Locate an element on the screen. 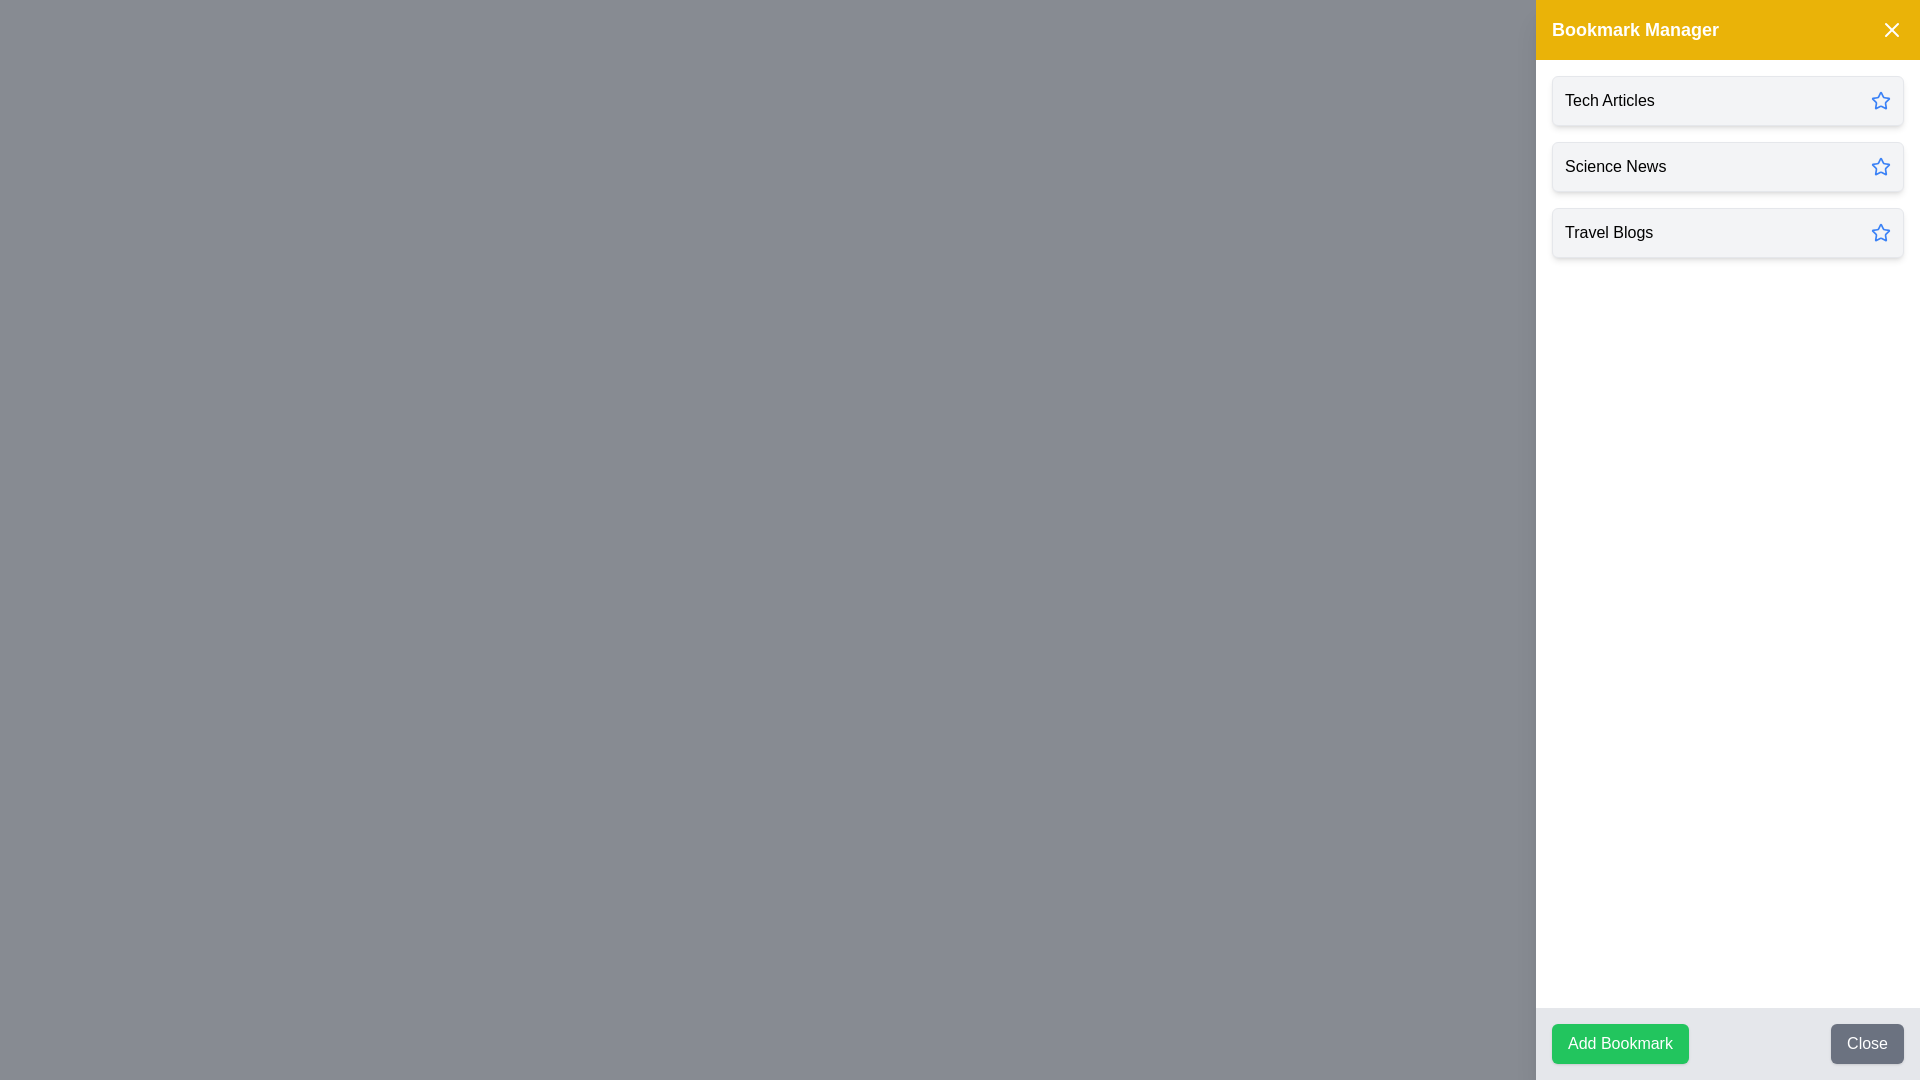  the first star-shaped icon with a blue outline located adjacent to the 'Tech Articles' label in the Bookmark Manager is located at coordinates (1880, 100).